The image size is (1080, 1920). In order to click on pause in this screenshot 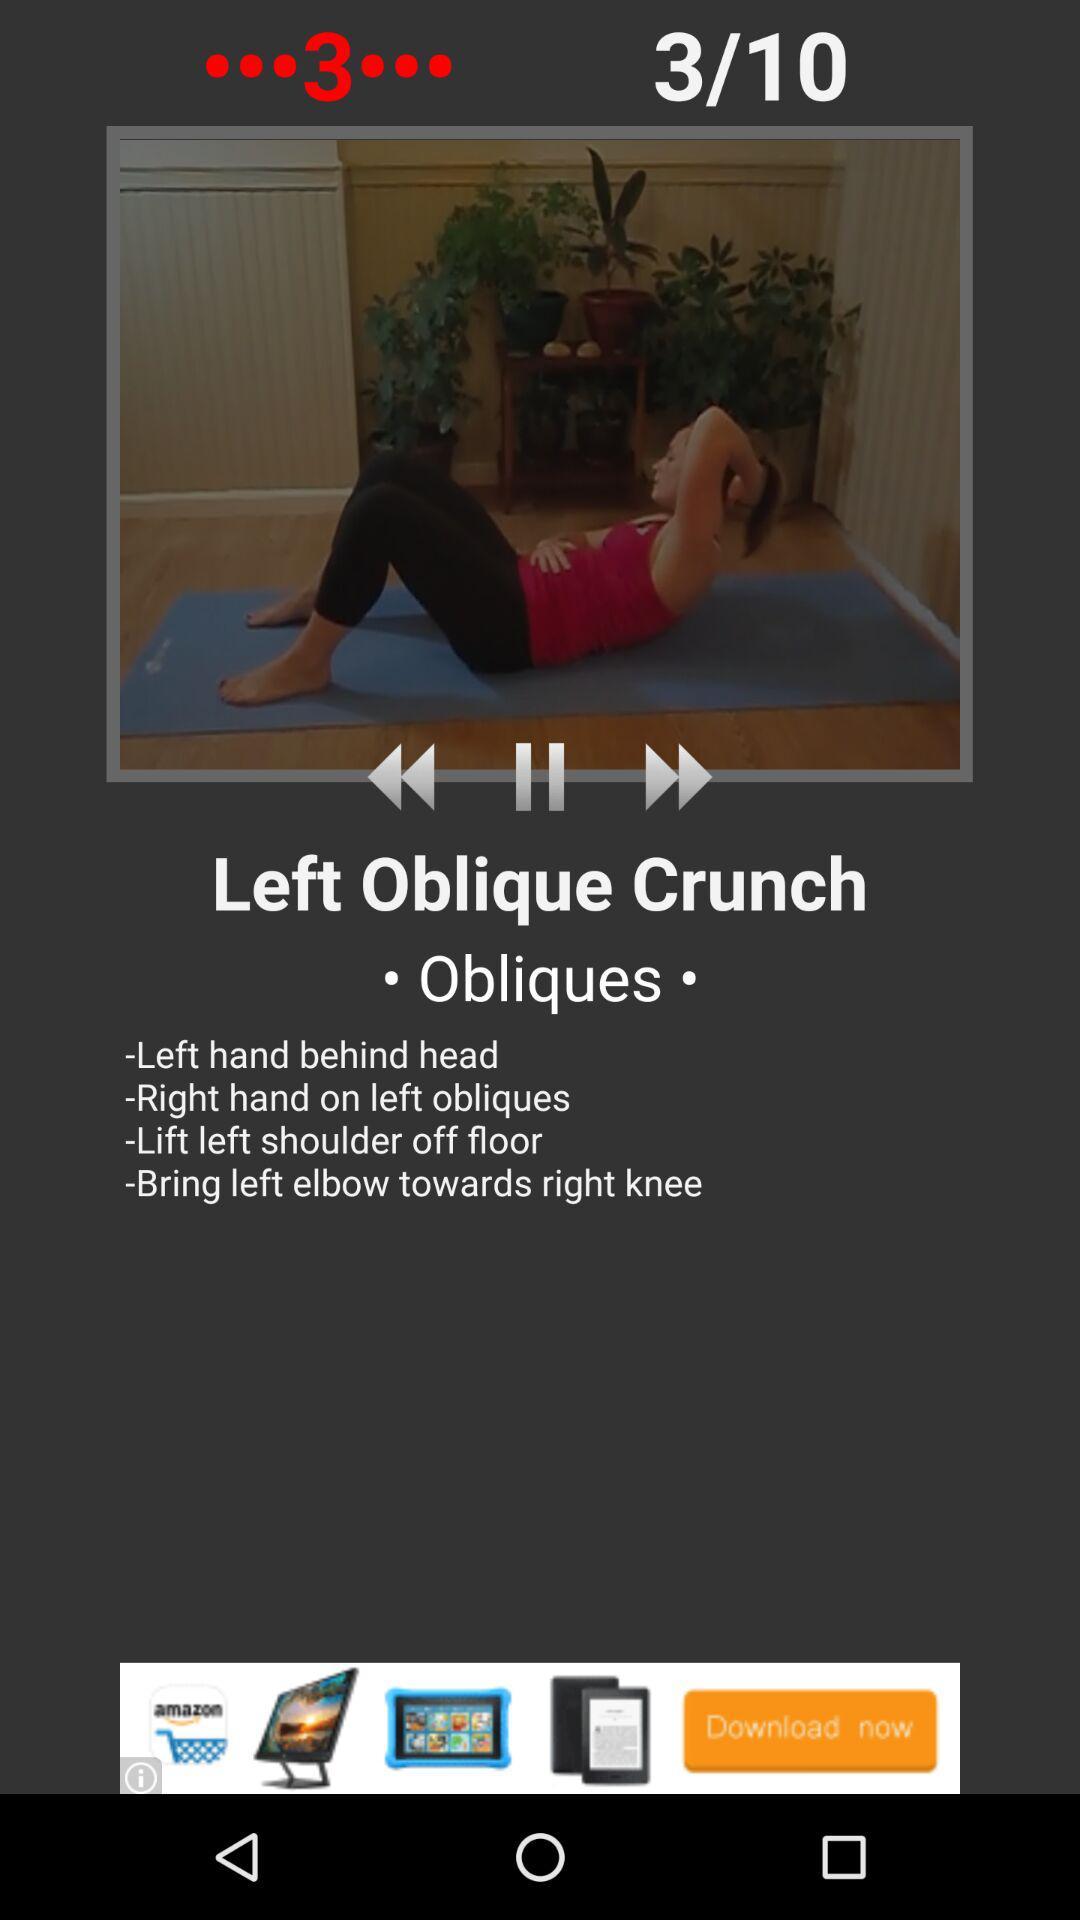, I will do `click(540, 776)`.